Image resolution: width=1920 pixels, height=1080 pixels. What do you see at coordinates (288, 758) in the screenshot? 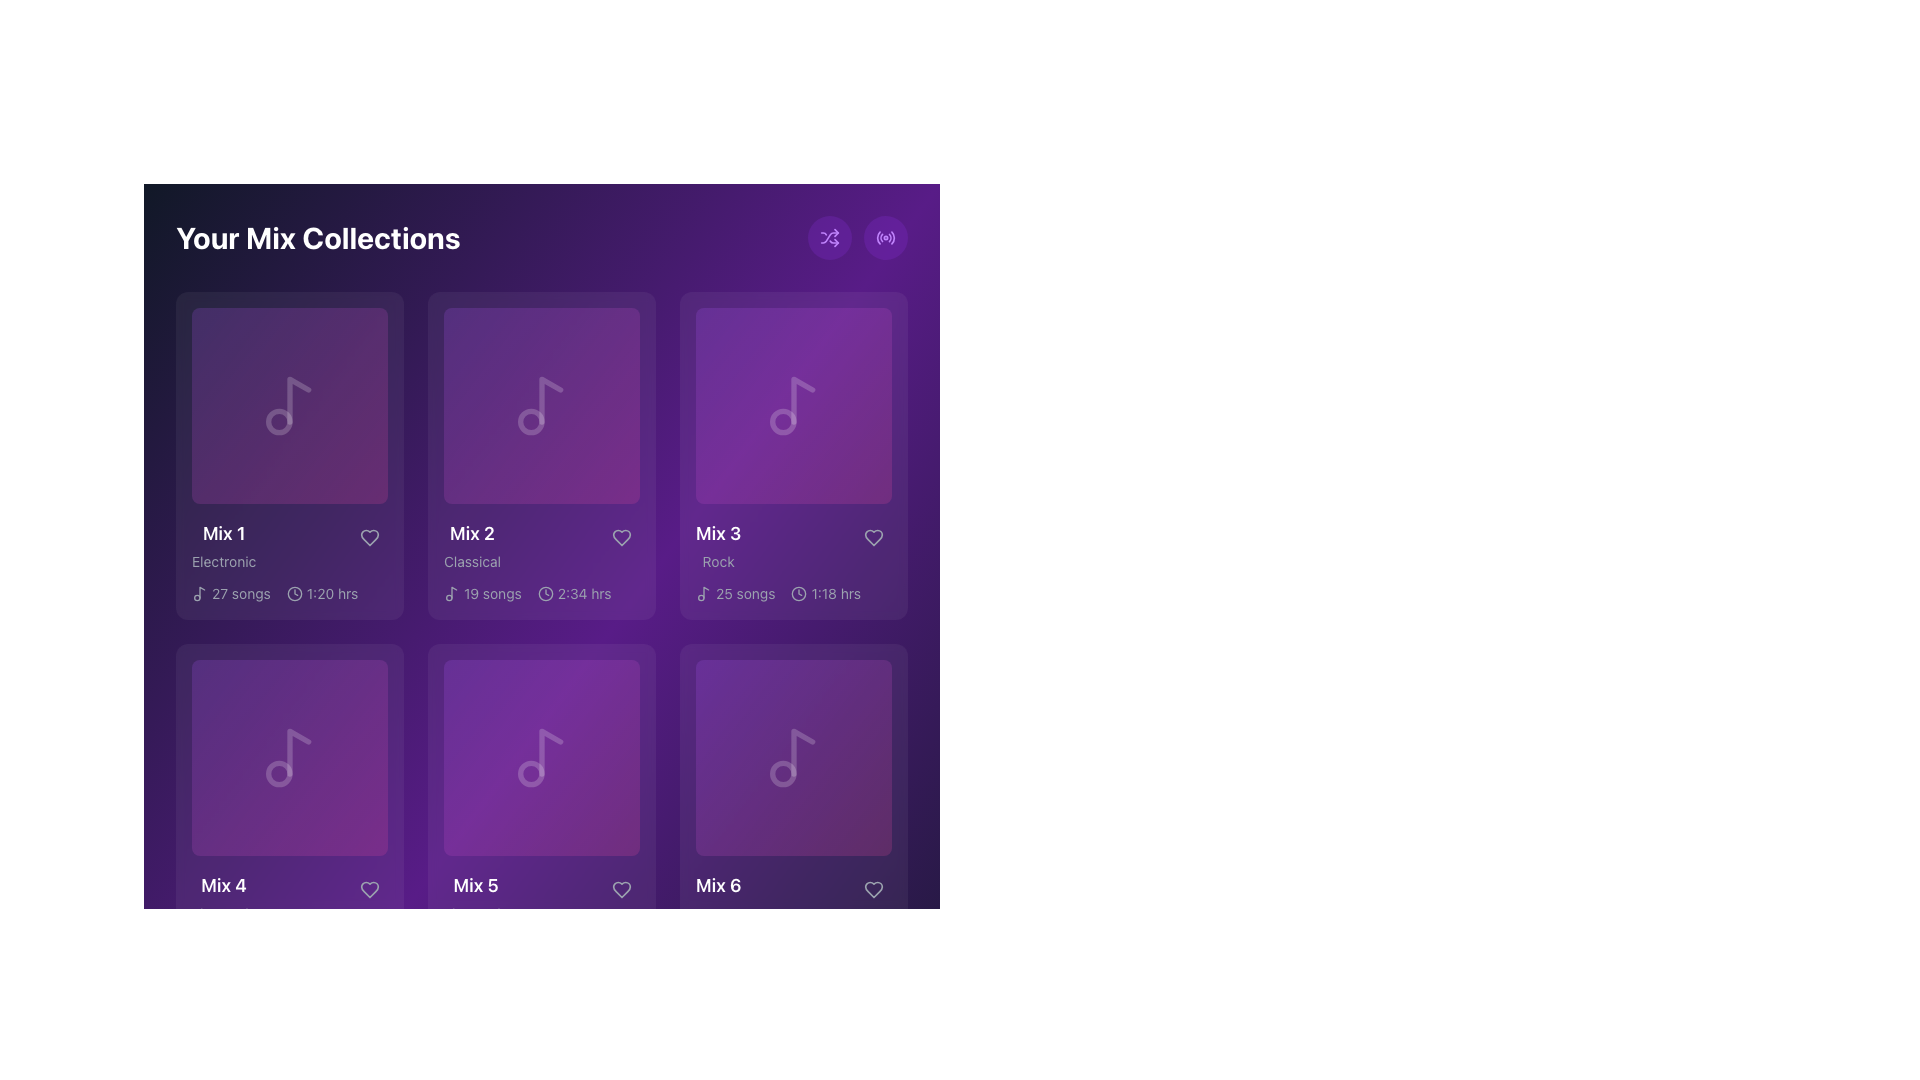
I see `the small play icon, which is a white triangular symbol surrounded by a circular purple background located in the bottom-left tile ('Mix 4') of the grid, to initiate playback` at bounding box center [288, 758].